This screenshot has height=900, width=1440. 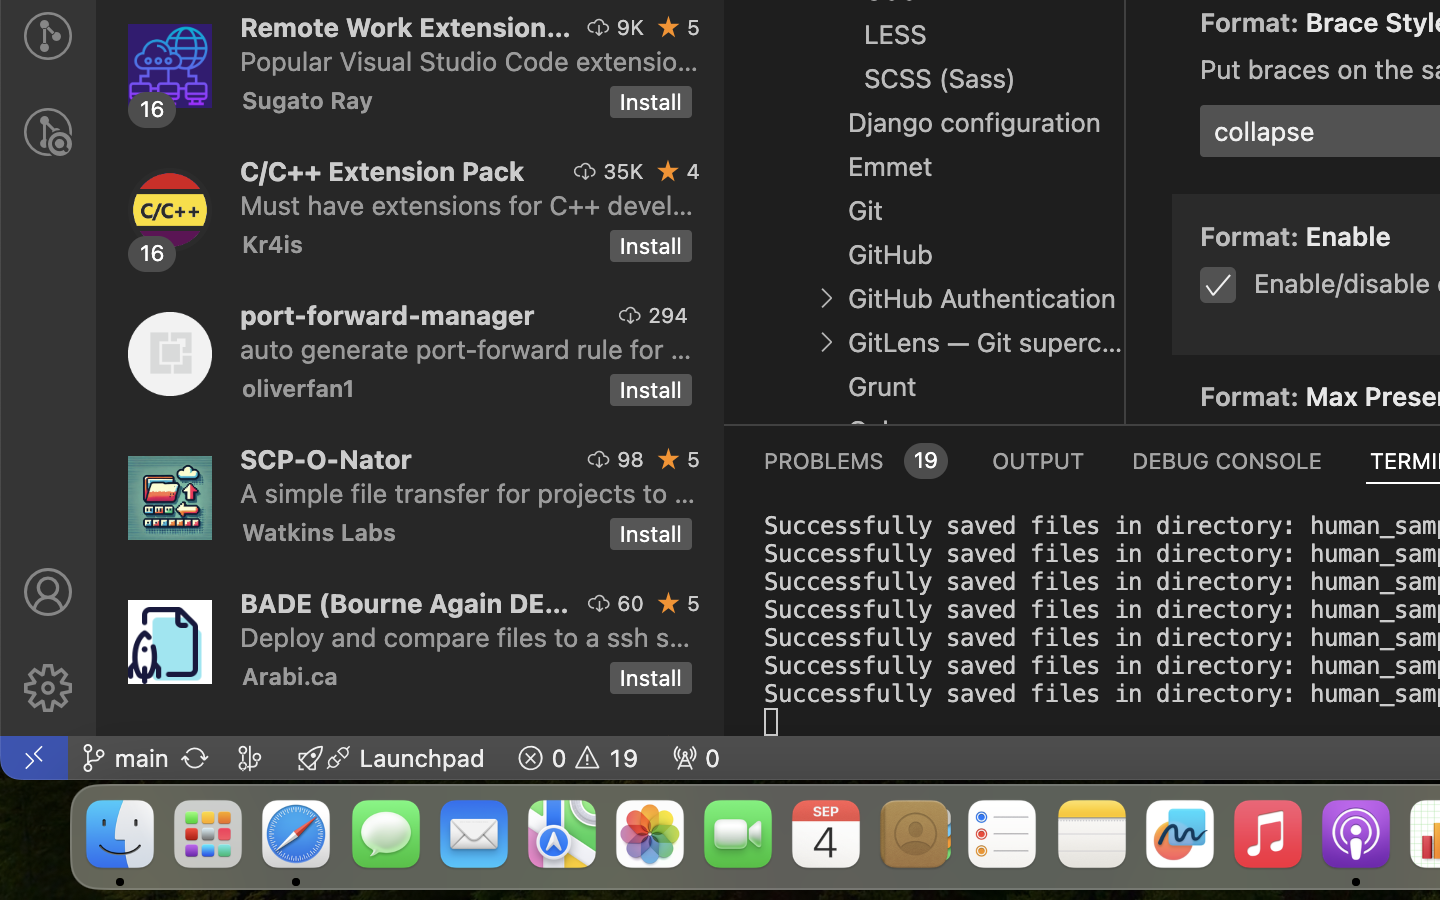 What do you see at coordinates (468, 492) in the screenshot?
I see `'A simple file transfer for projects to and from servers suporting scp (ssh file transfer).'` at bounding box center [468, 492].